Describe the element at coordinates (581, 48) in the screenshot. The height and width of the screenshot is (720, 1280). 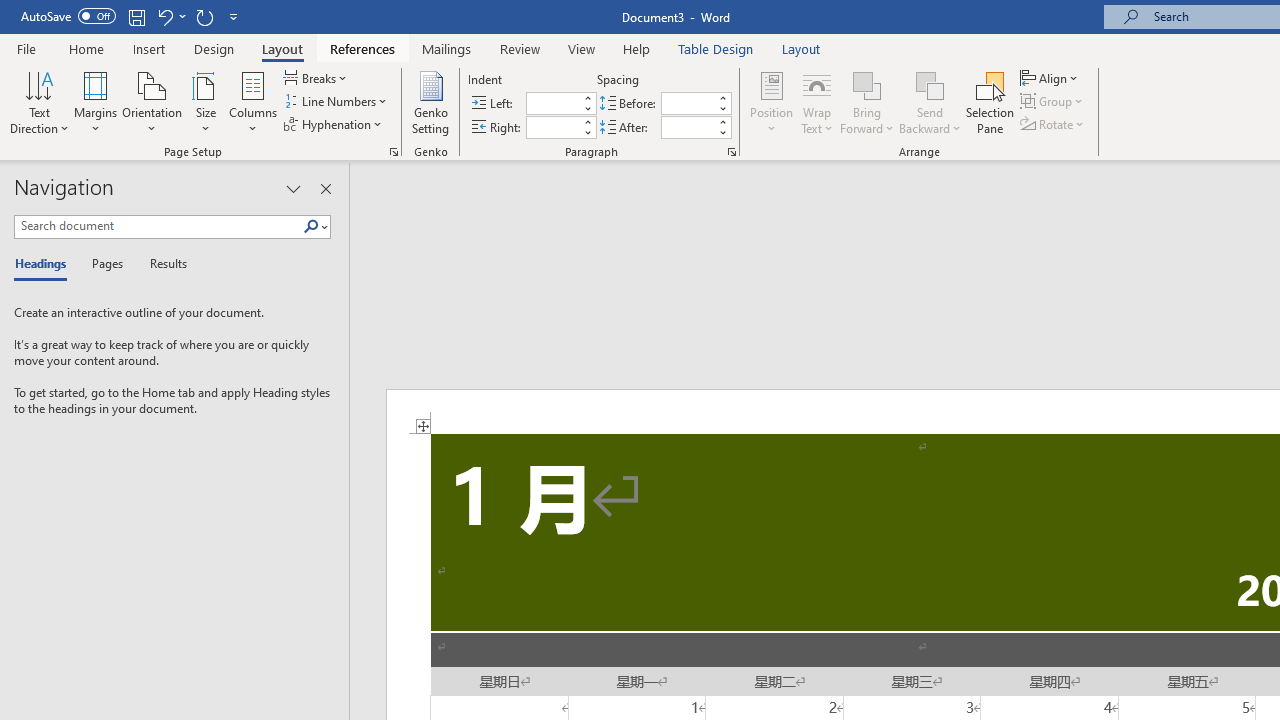
I see `'View'` at that location.